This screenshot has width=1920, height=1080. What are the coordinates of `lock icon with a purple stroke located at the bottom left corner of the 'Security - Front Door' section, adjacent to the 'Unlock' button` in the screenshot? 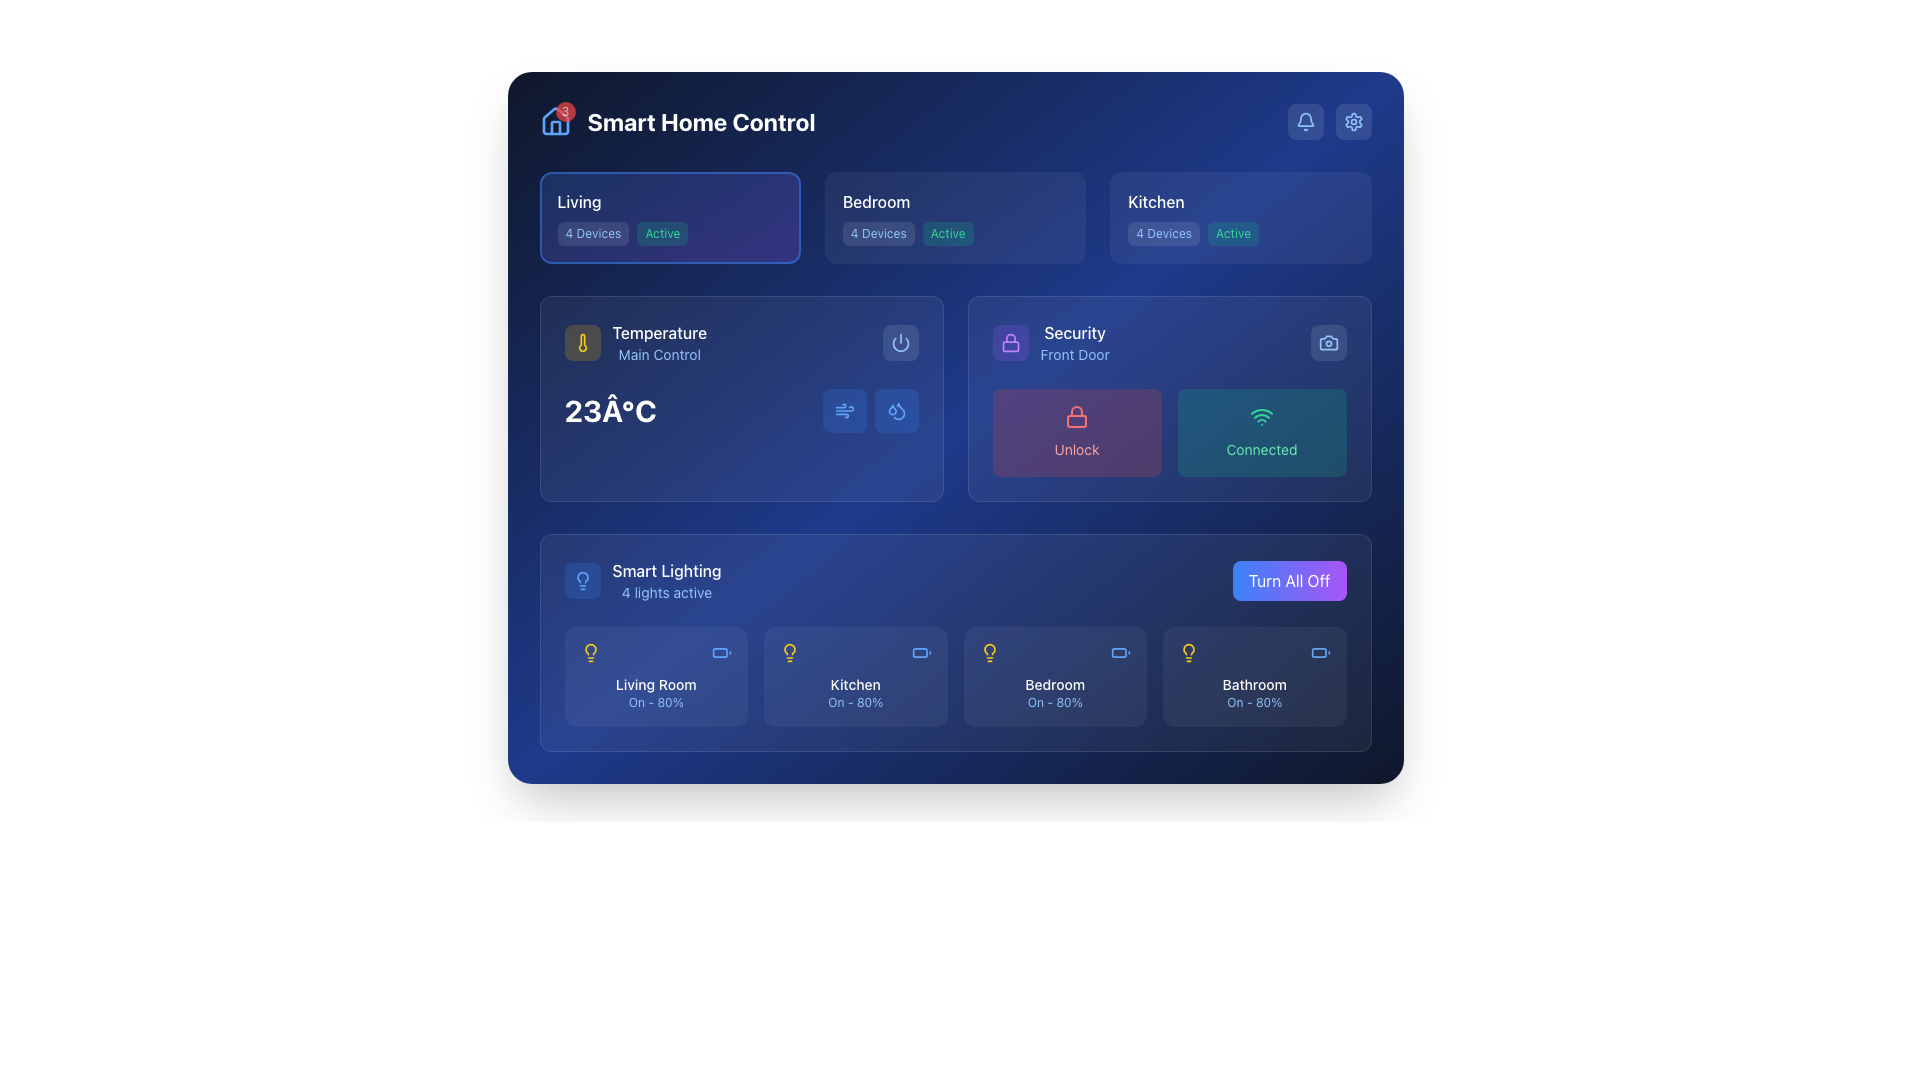 It's located at (1010, 342).